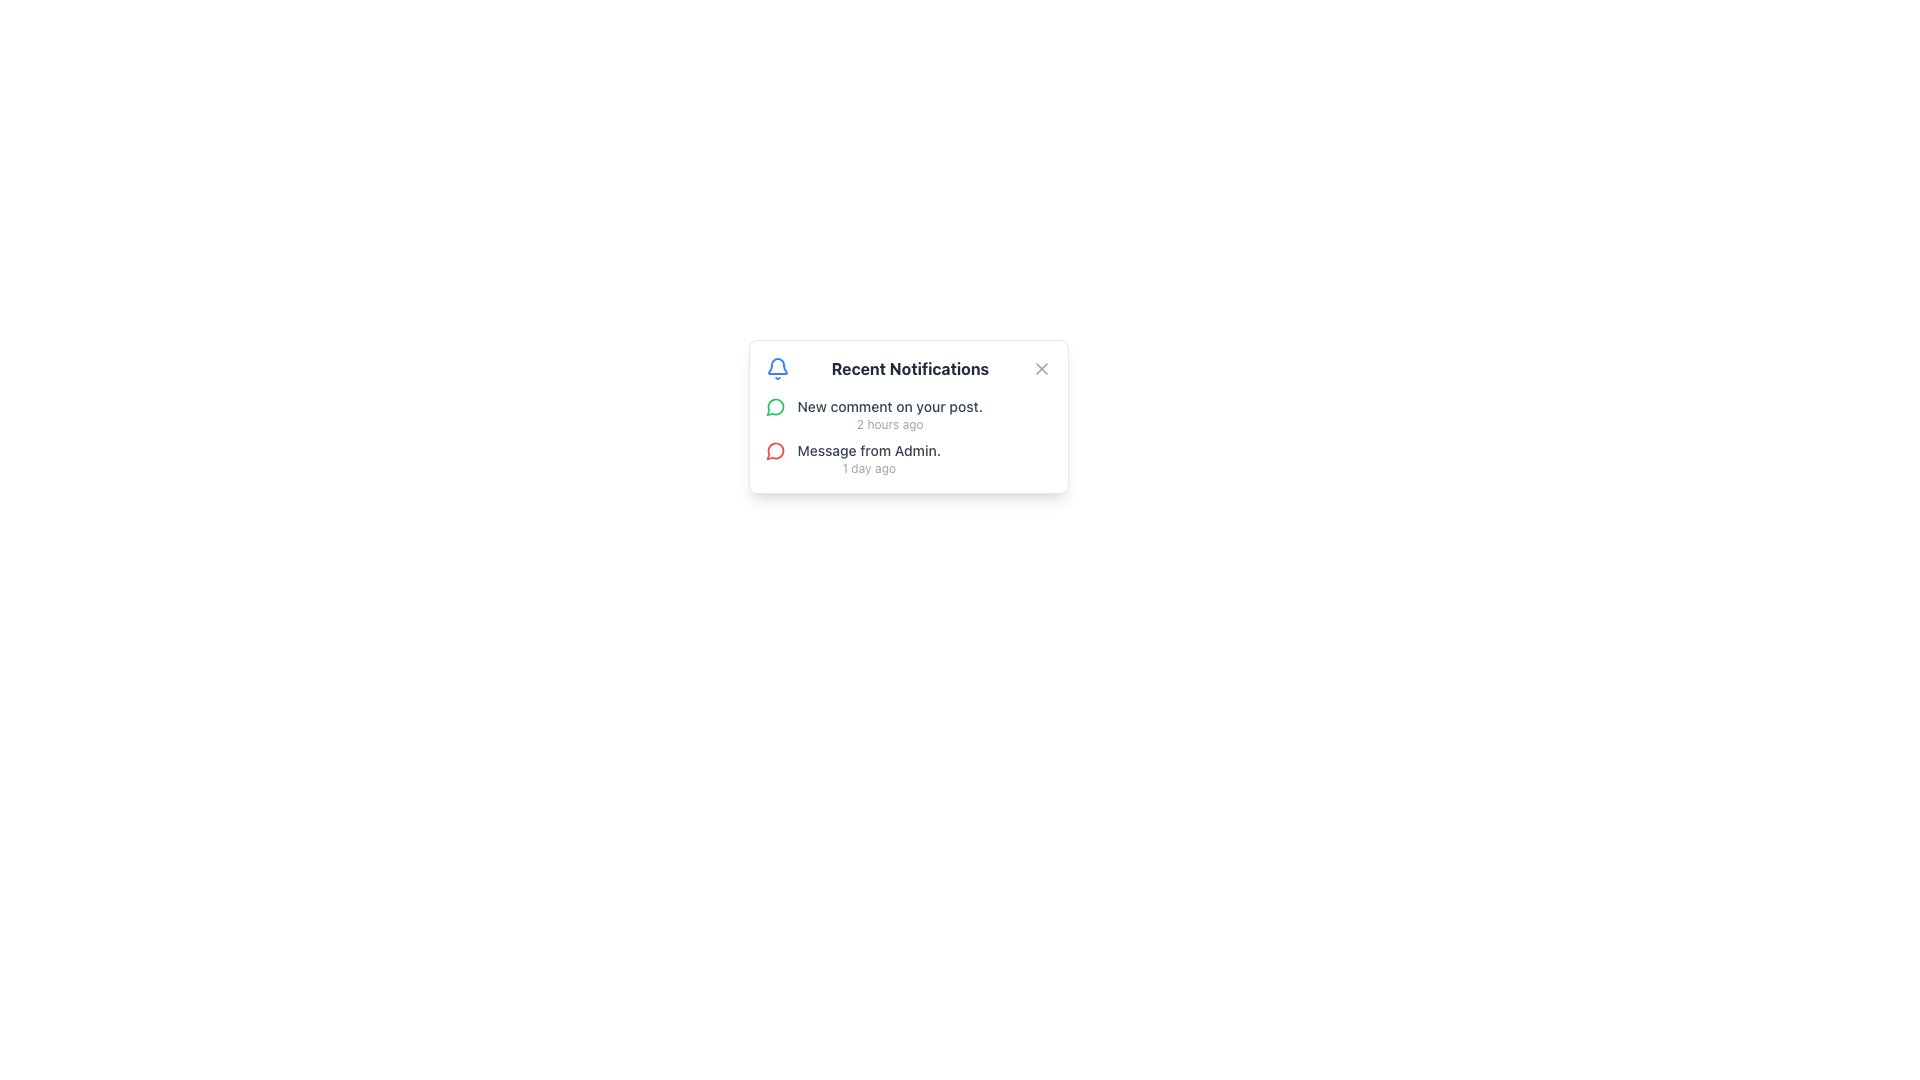 This screenshot has width=1920, height=1080. Describe the element at coordinates (907, 414) in the screenshot. I see `the first notification item, which contains a green speech bubble icon and text 'New comment on your post.'` at that location.